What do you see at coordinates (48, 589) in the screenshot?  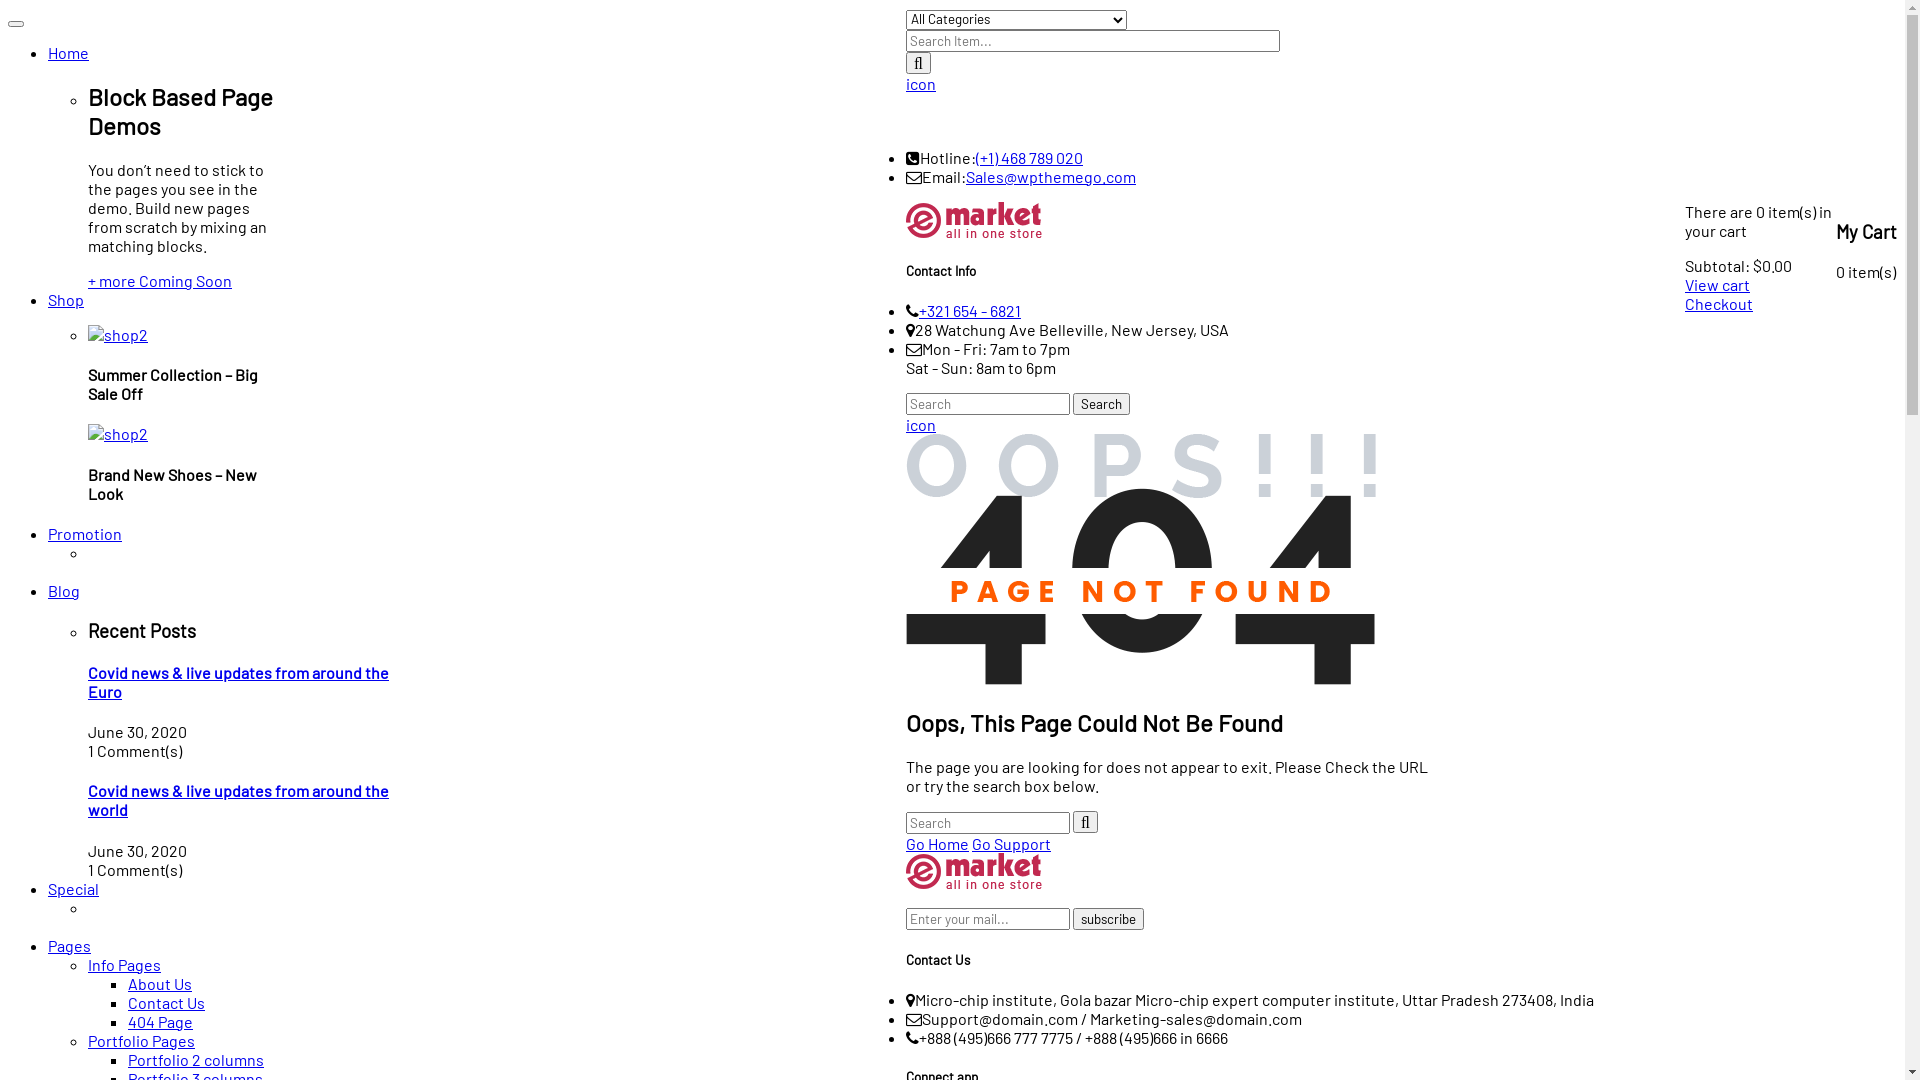 I see `'Blog'` at bounding box center [48, 589].